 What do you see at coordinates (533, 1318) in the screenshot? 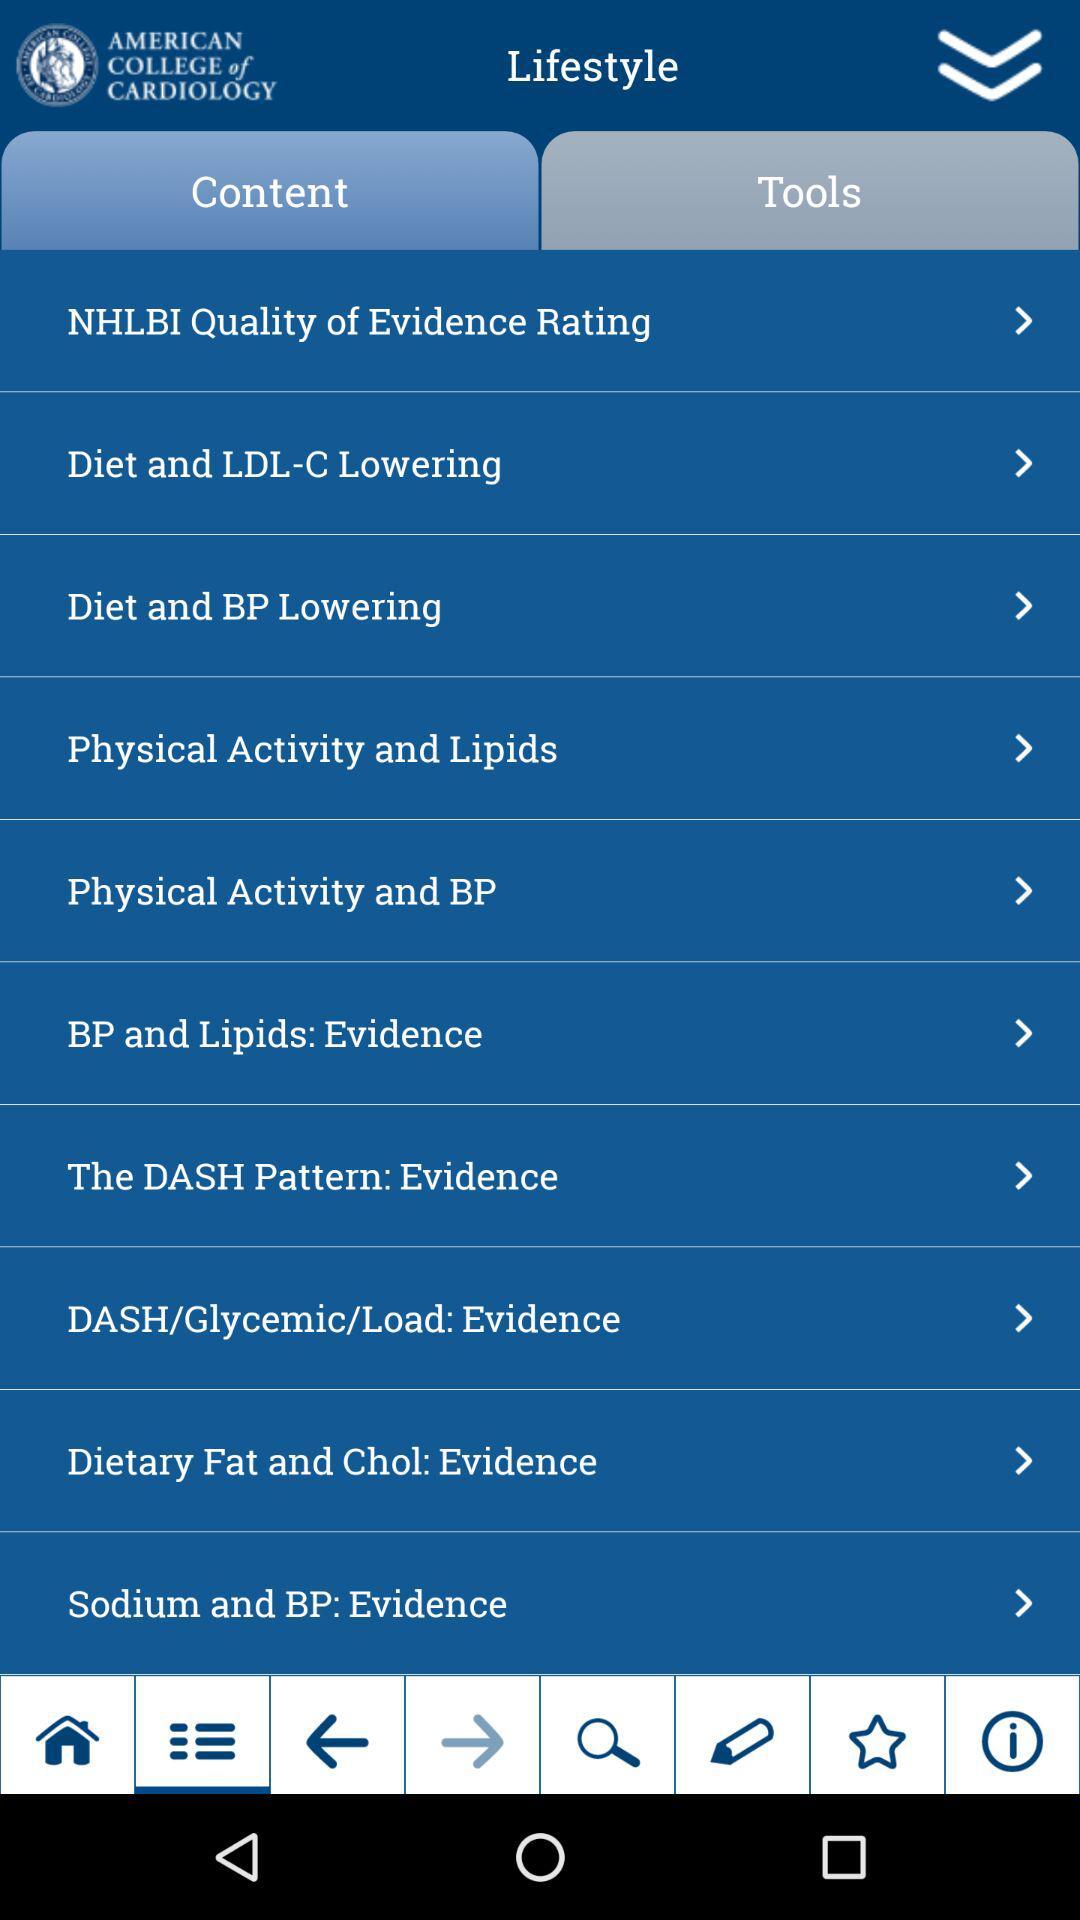
I see `dash glycemic load icon` at bounding box center [533, 1318].